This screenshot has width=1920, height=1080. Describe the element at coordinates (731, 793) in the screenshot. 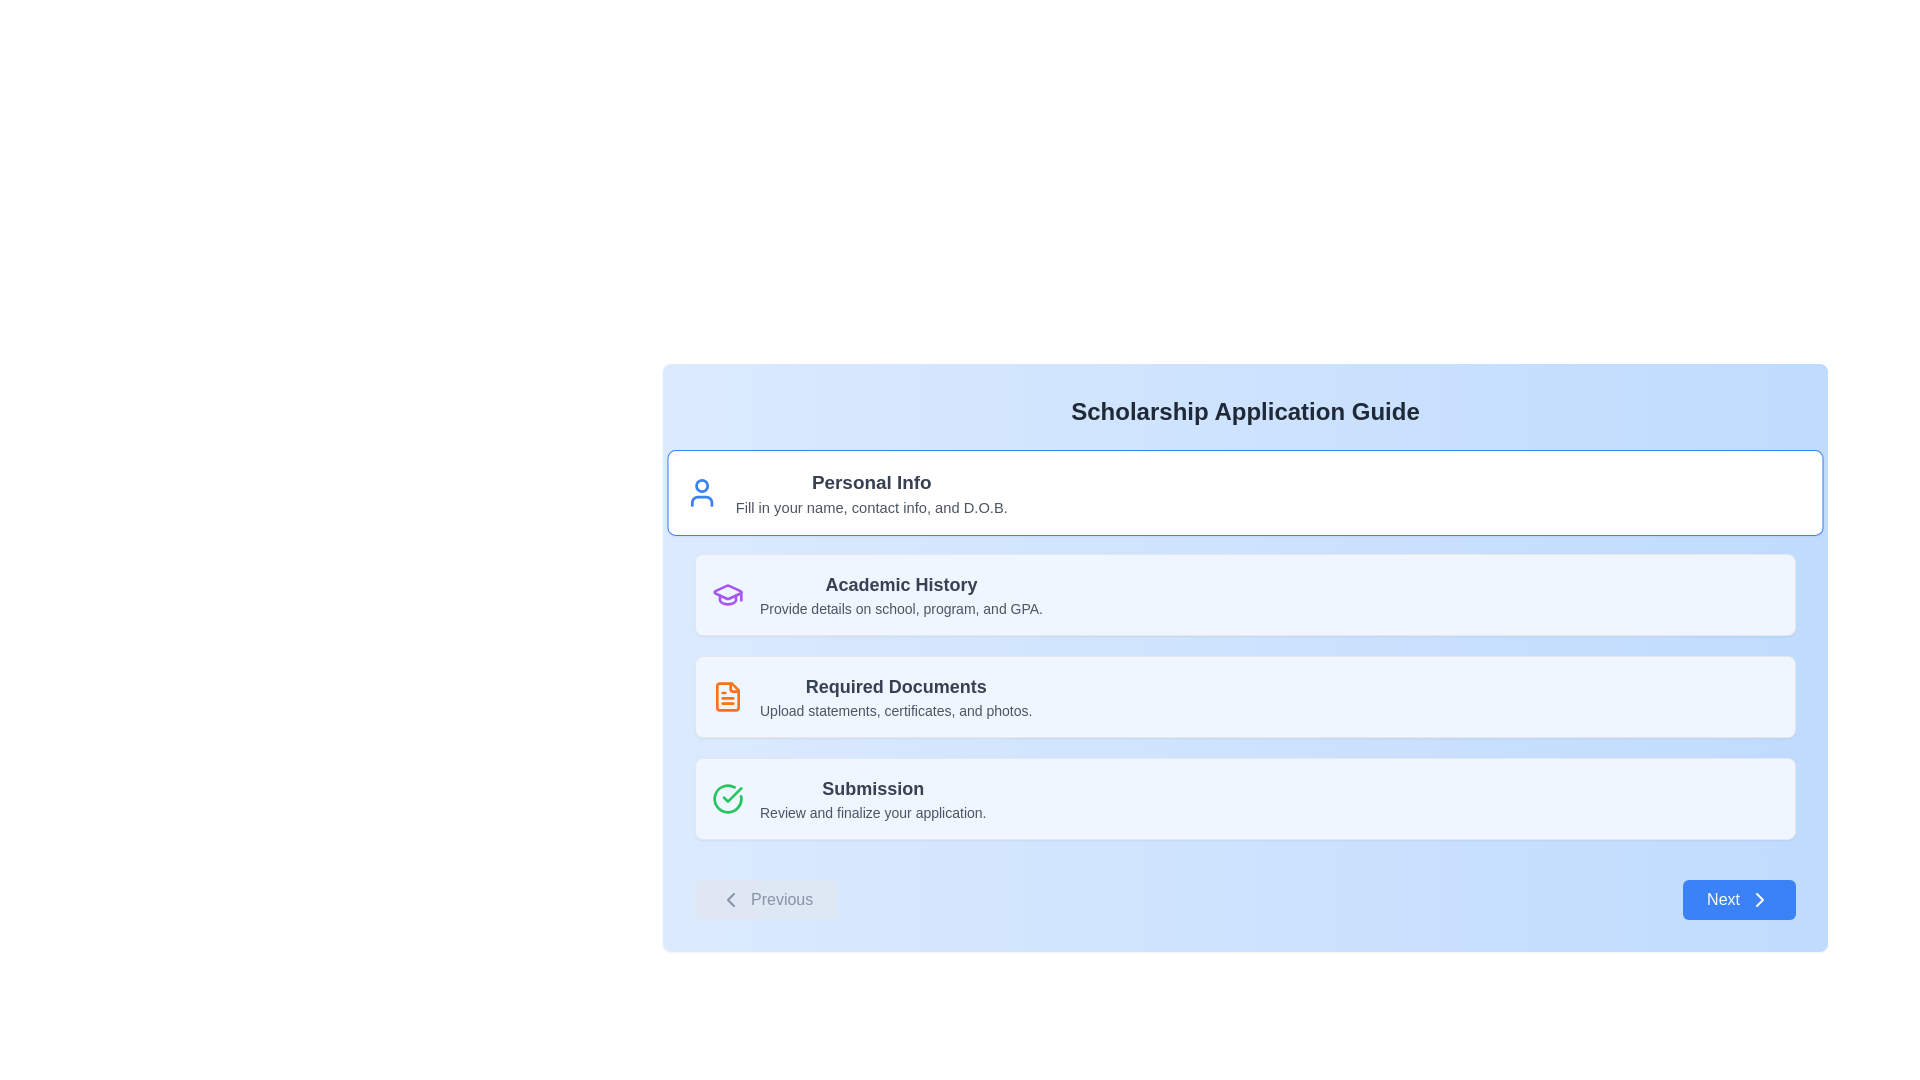

I see `the checkmark icon within the circular SVG graphic located at the bottom-right corner of the 'Submission' section to indicate successful completion` at that location.